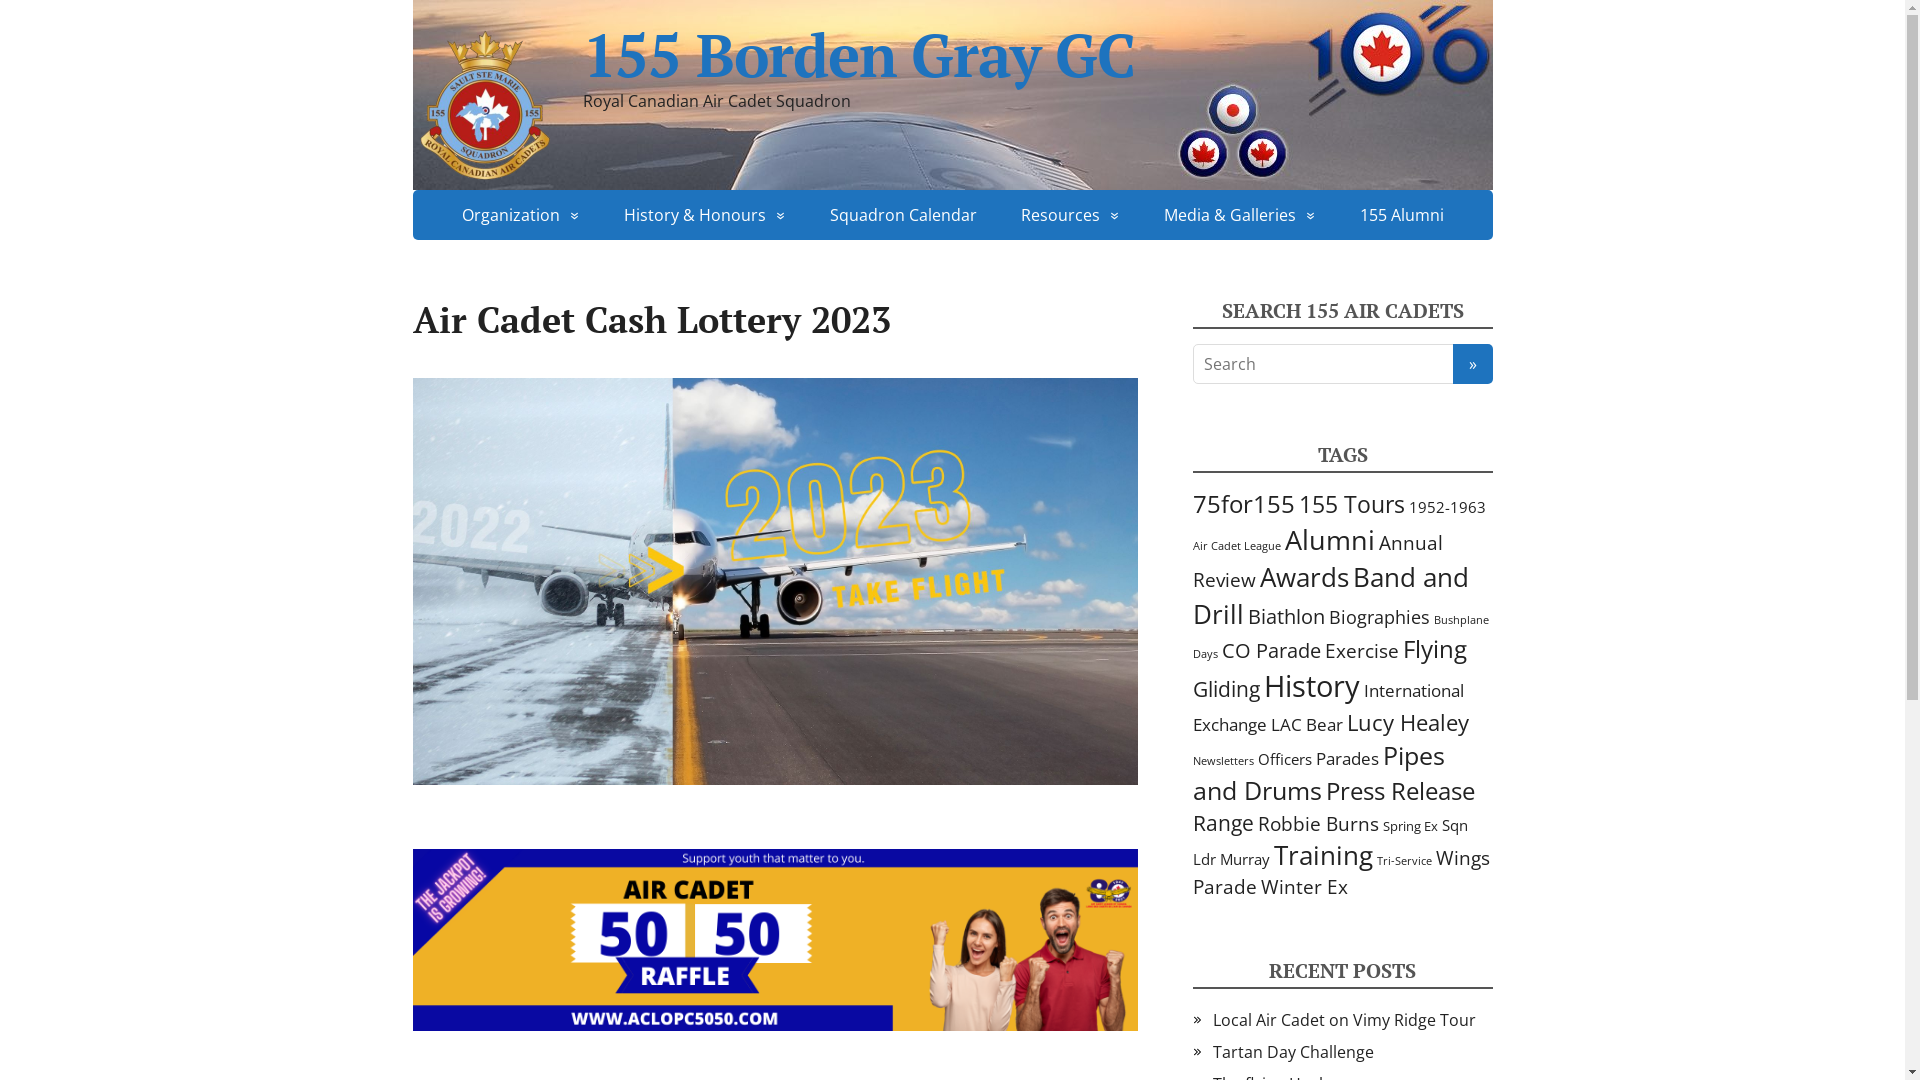  What do you see at coordinates (1433, 648) in the screenshot?
I see `'Flying'` at bounding box center [1433, 648].